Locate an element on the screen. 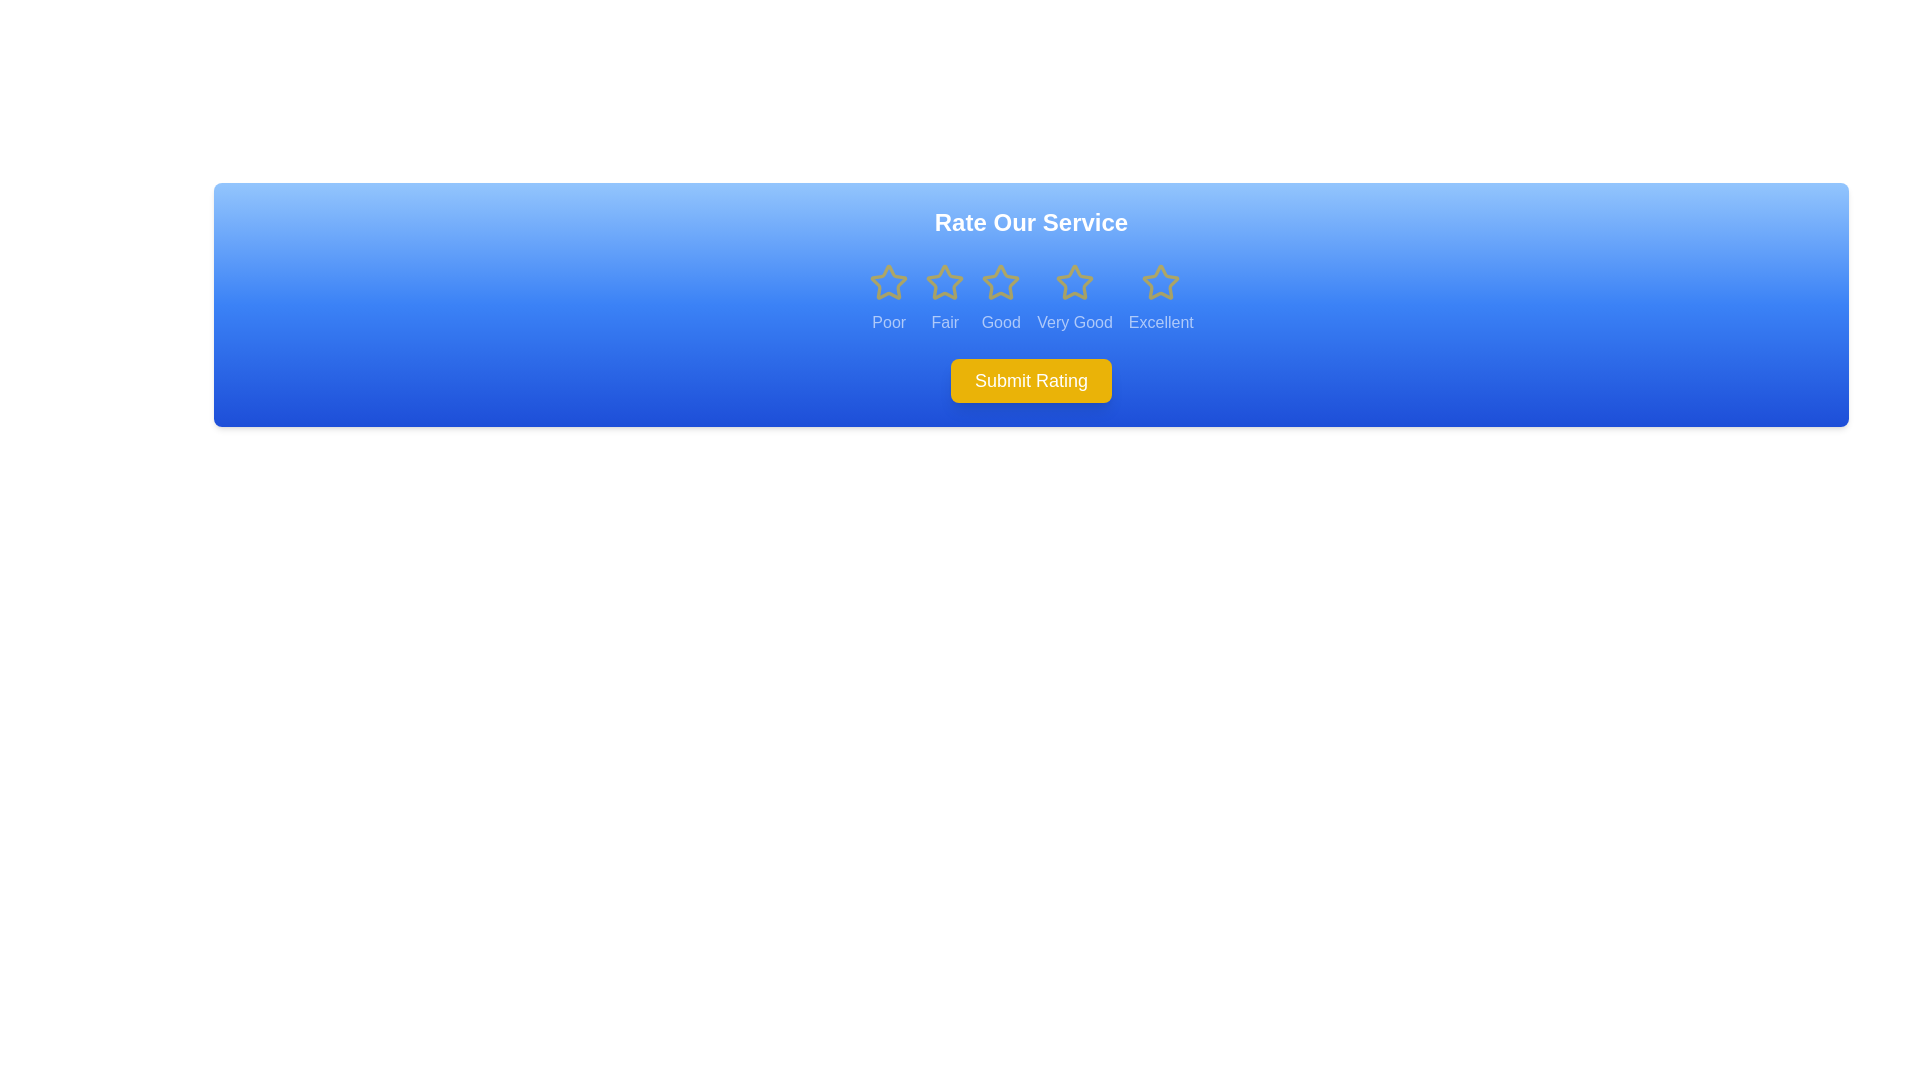 The height and width of the screenshot is (1080, 1920). the second star icon in the rating system is located at coordinates (944, 282).